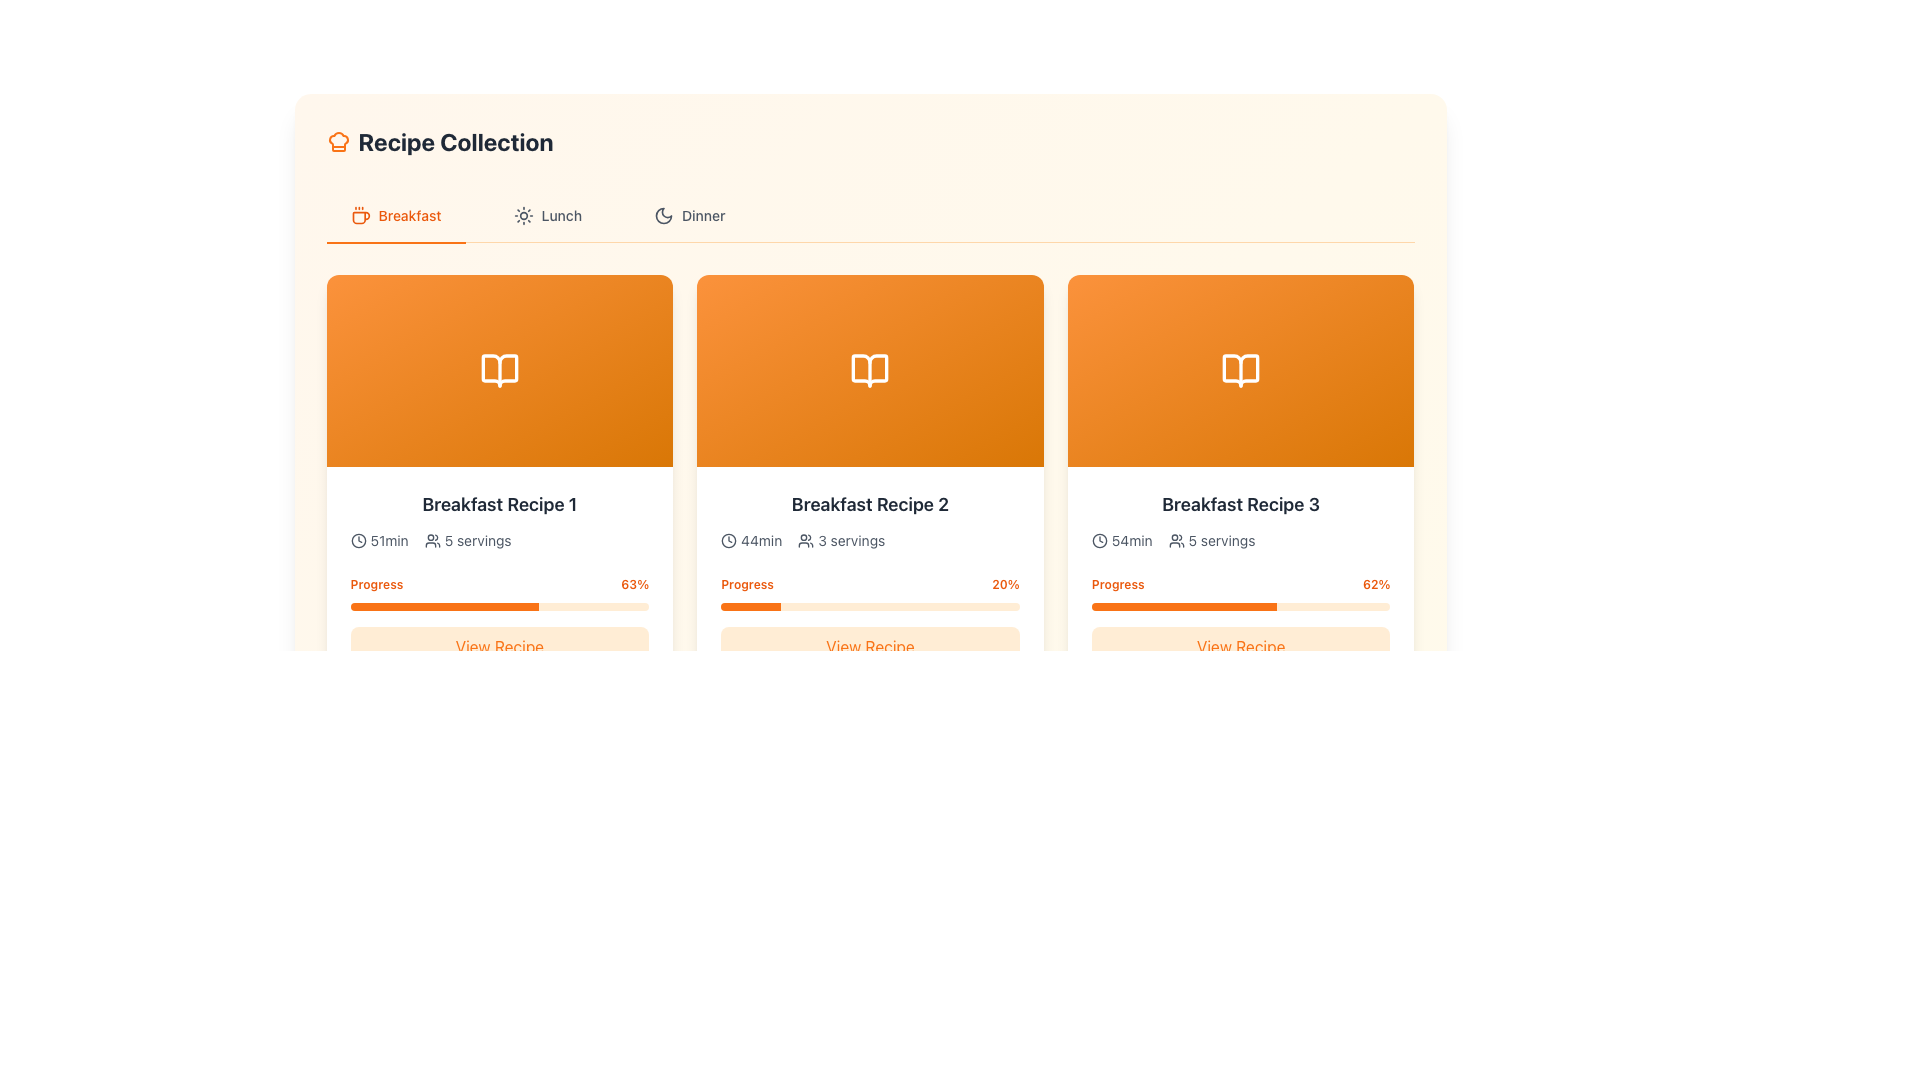  Describe the element at coordinates (1375, 585) in the screenshot. I see `the text label displaying '62%' in bold orange style, located in the top right corner of the 'Breakfast Recipe 3' card, adjacent to the progress bar` at that location.